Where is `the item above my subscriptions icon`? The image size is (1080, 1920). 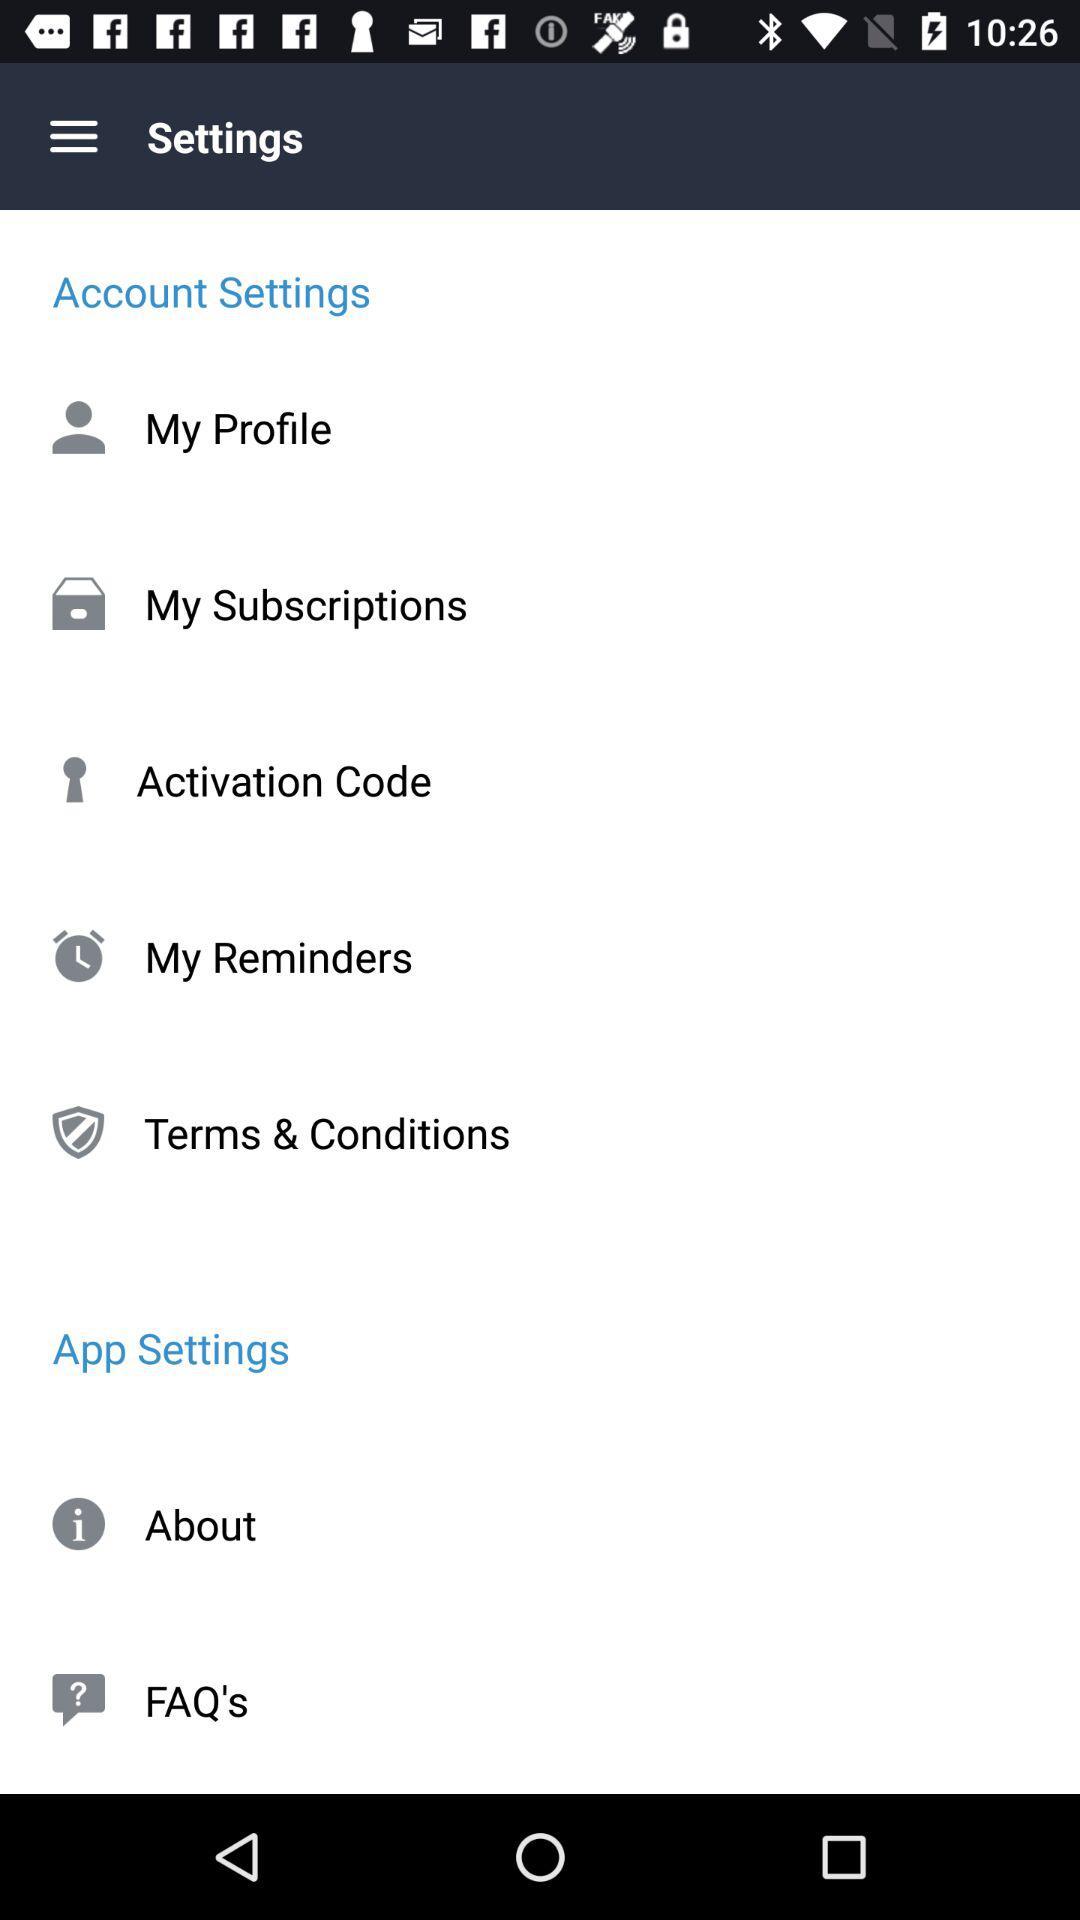 the item above my subscriptions icon is located at coordinates (540, 426).